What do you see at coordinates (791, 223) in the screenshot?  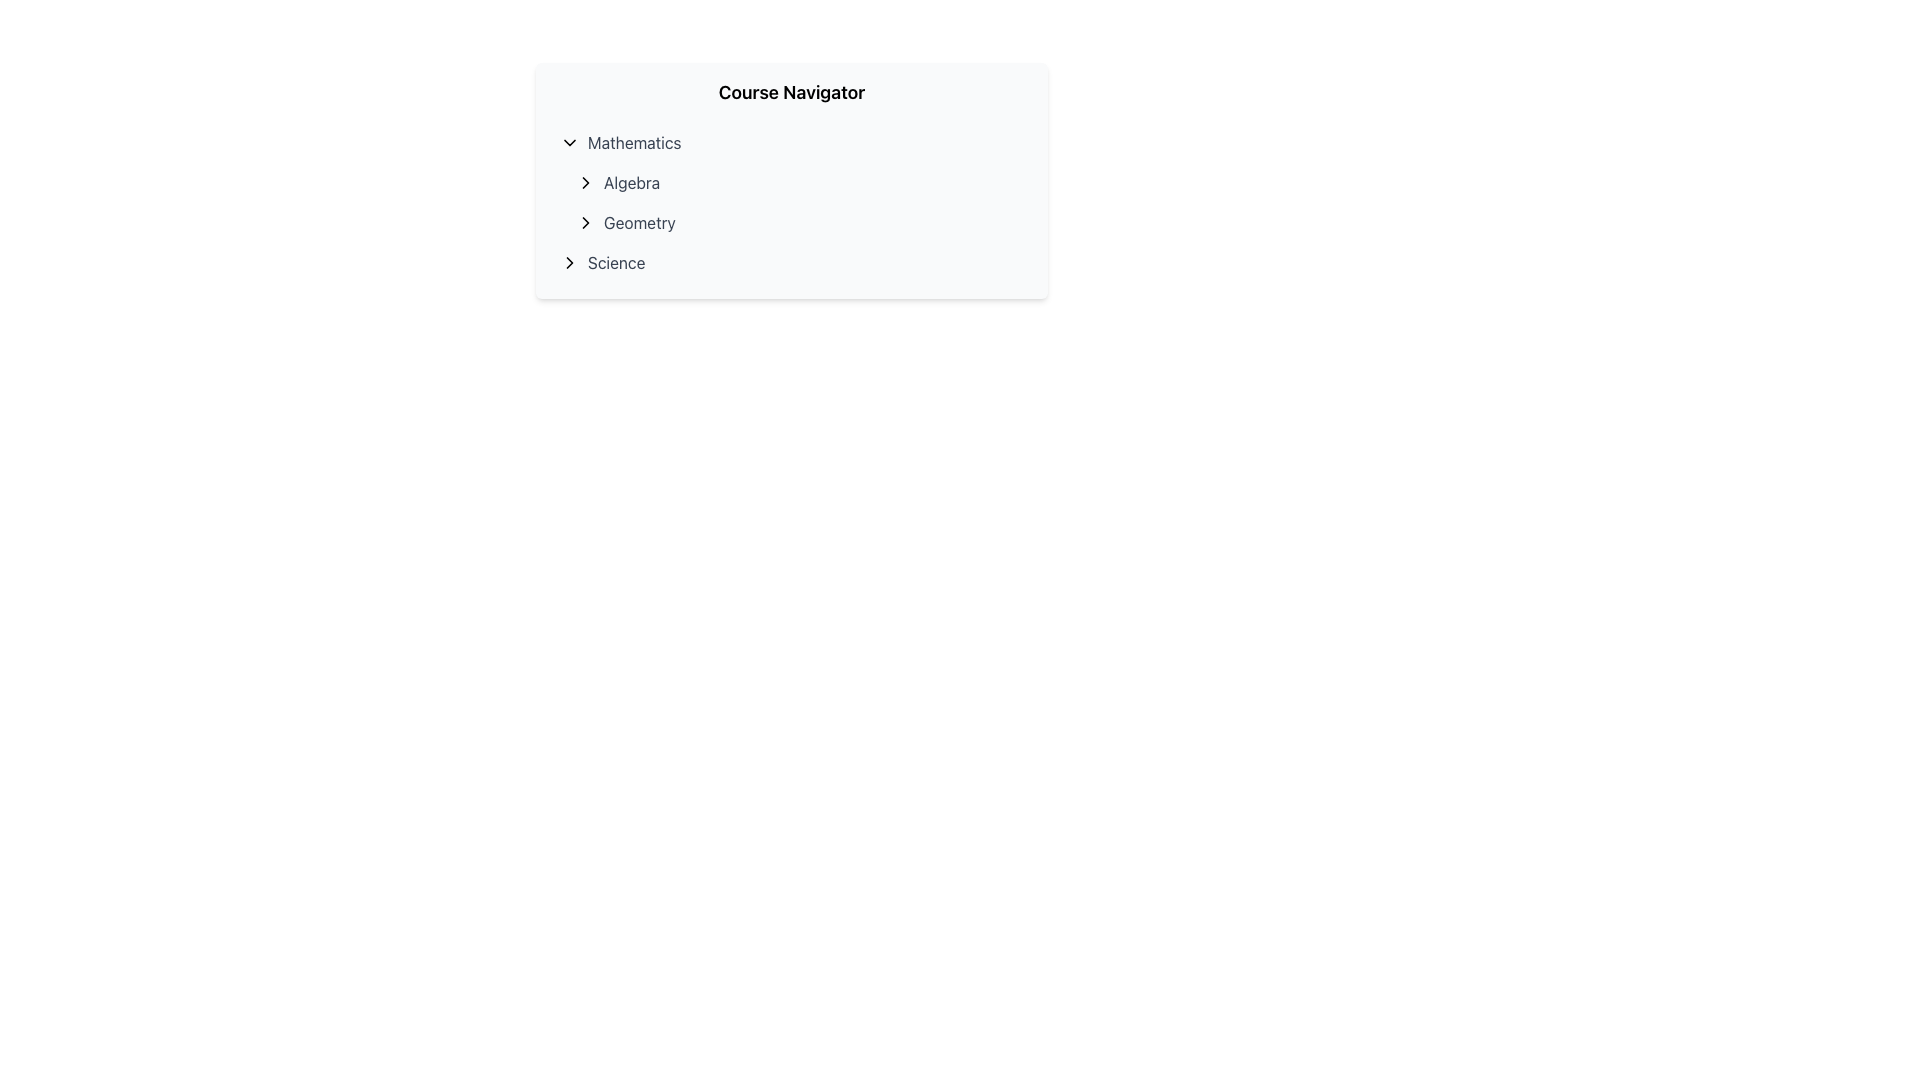 I see `the second navigational entry in the course navigator for the 'Geometry' section, located below 'Algebra' and above 'Science'` at bounding box center [791, 223].